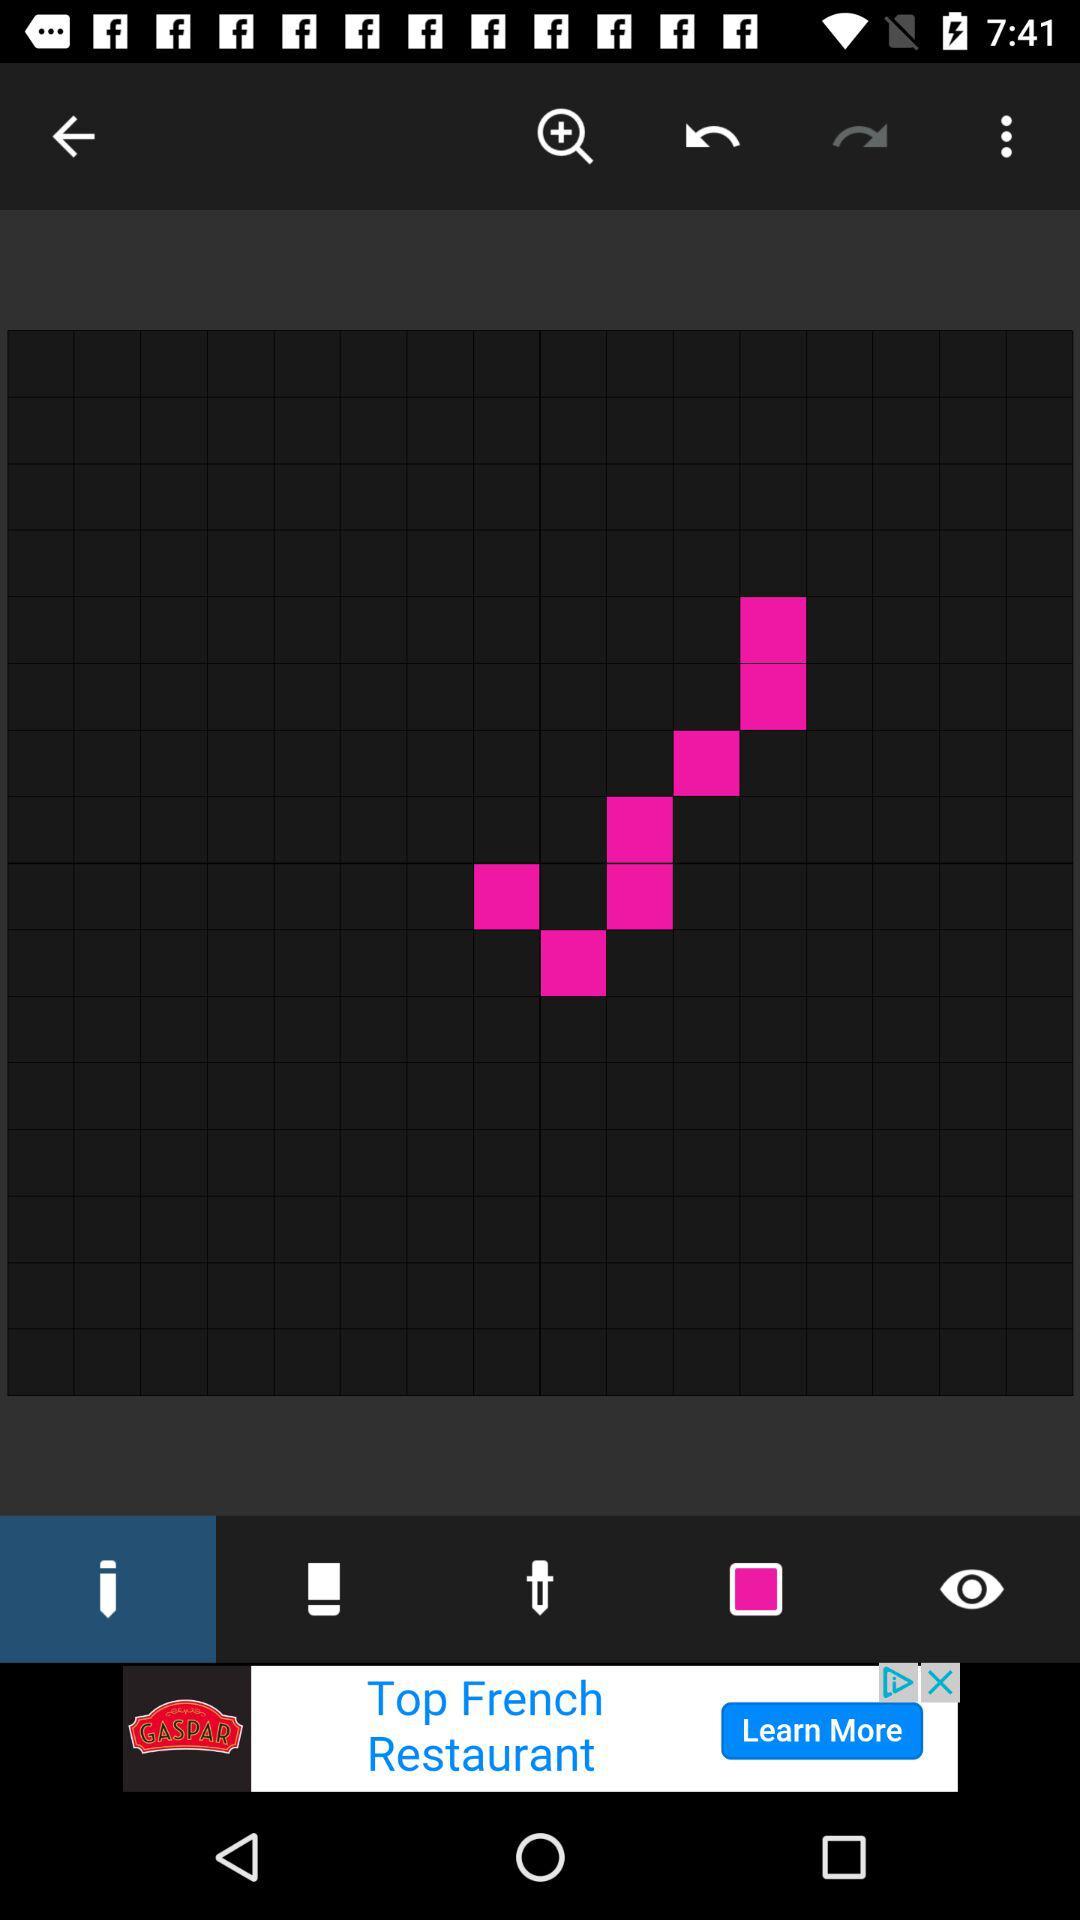 The image size is (1080, 1920). I want to click on redo, so click(858, 135).